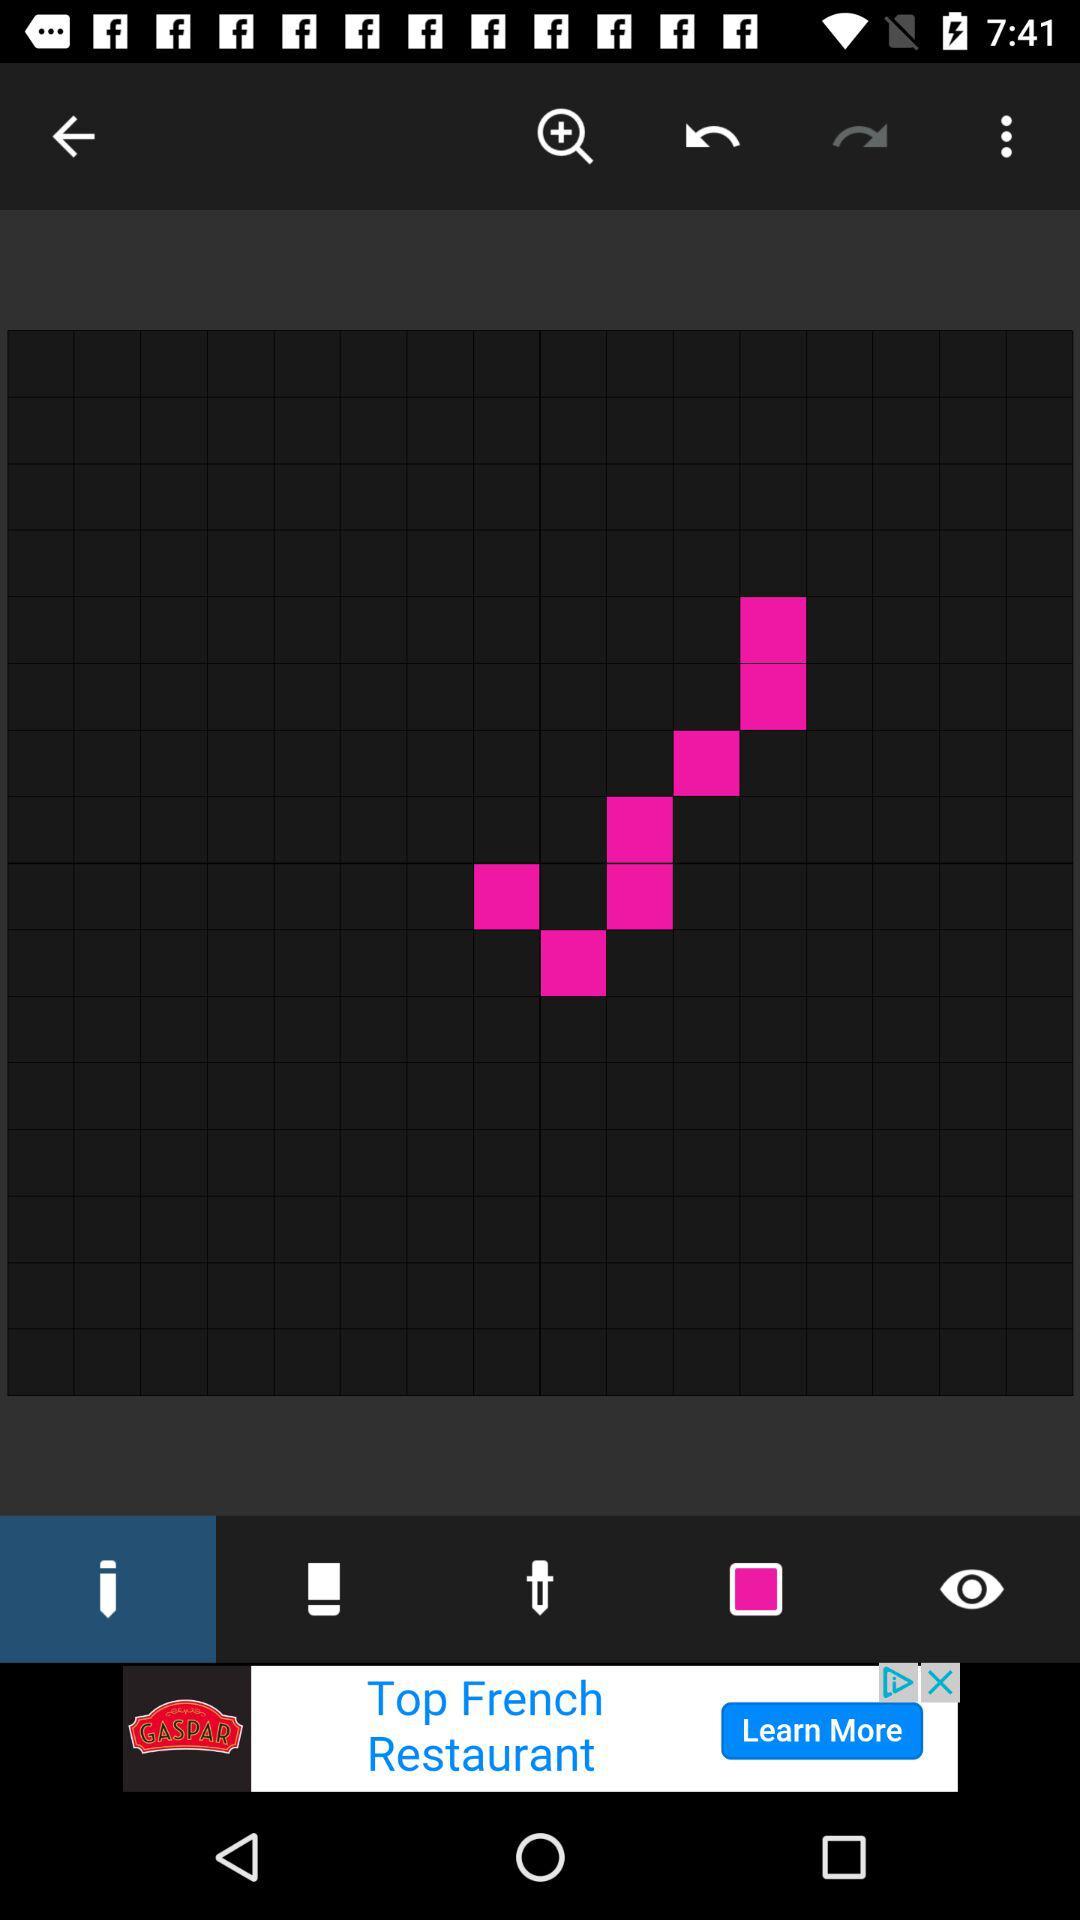 The image size is (1080, 1920). I want to click on redo, so click(858, 135).